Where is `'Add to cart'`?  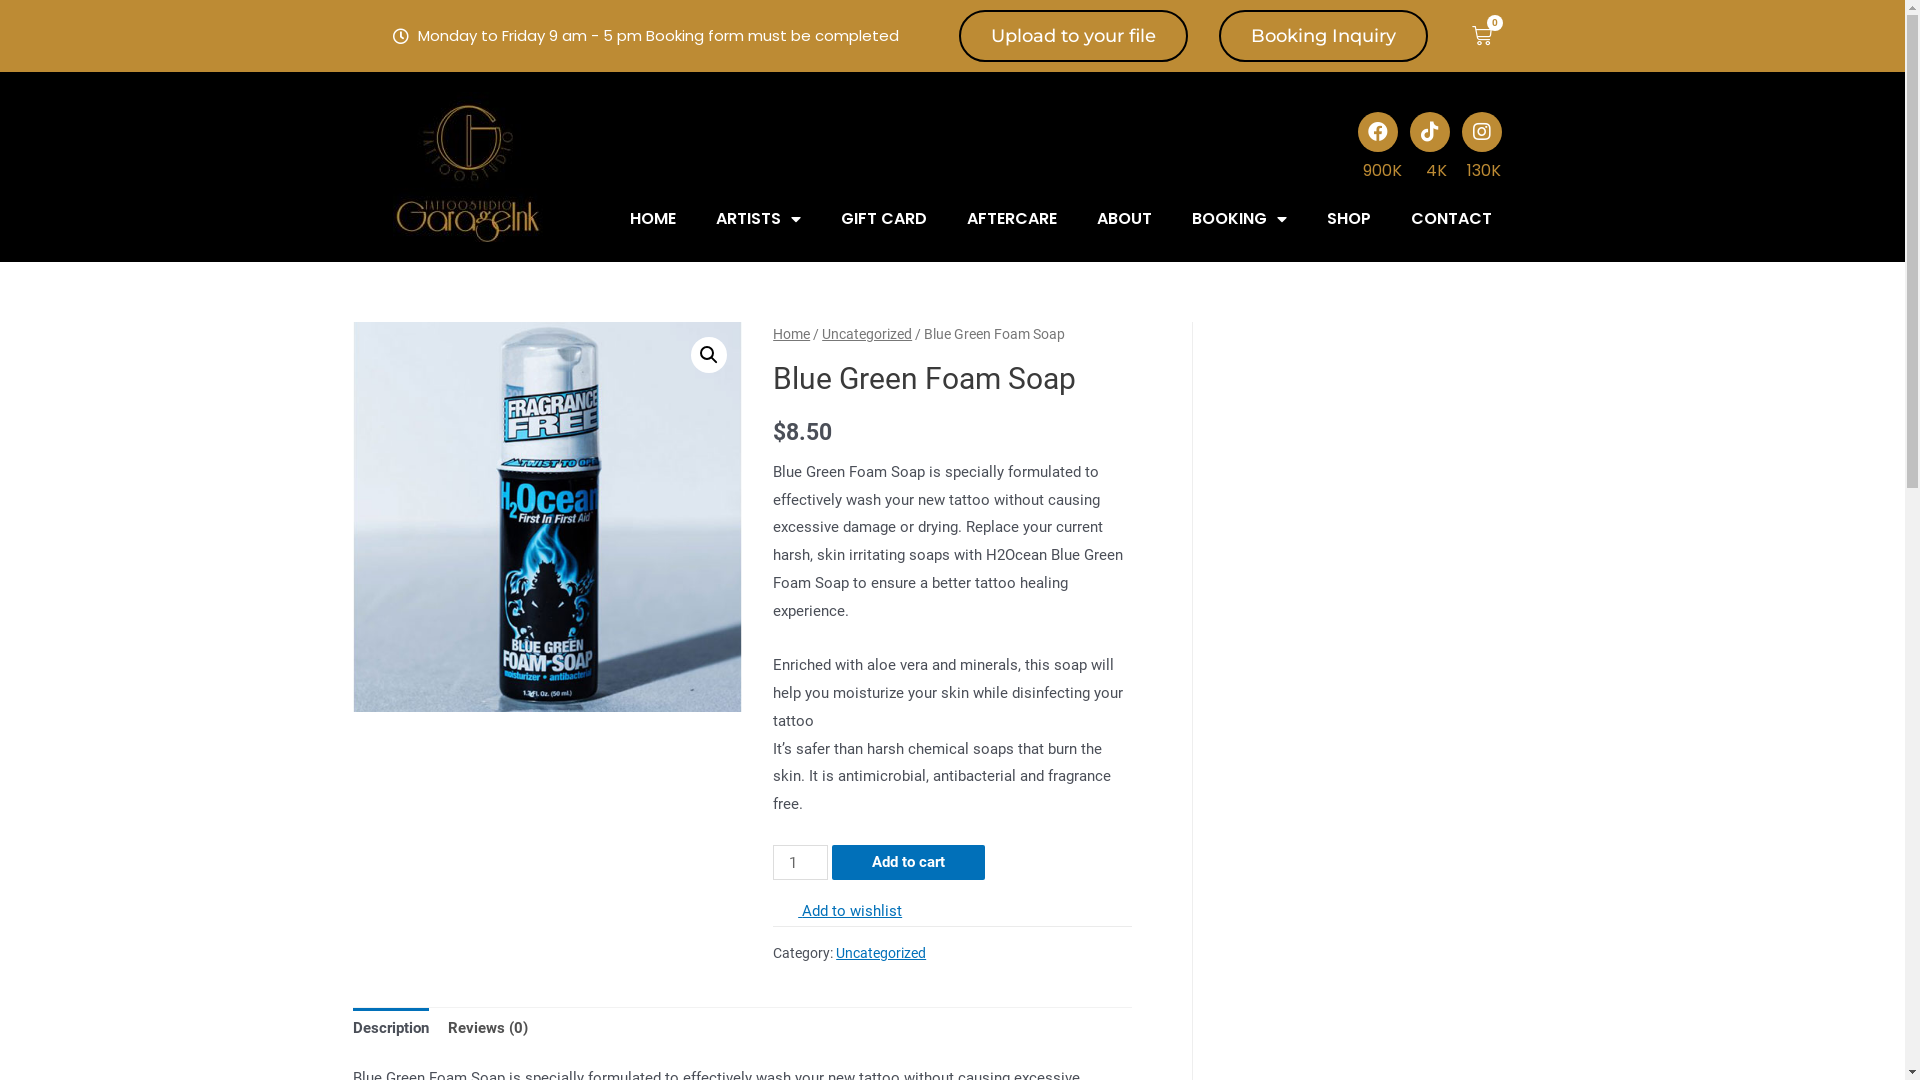
'Add to cart' is located at coordinates (907, 861).